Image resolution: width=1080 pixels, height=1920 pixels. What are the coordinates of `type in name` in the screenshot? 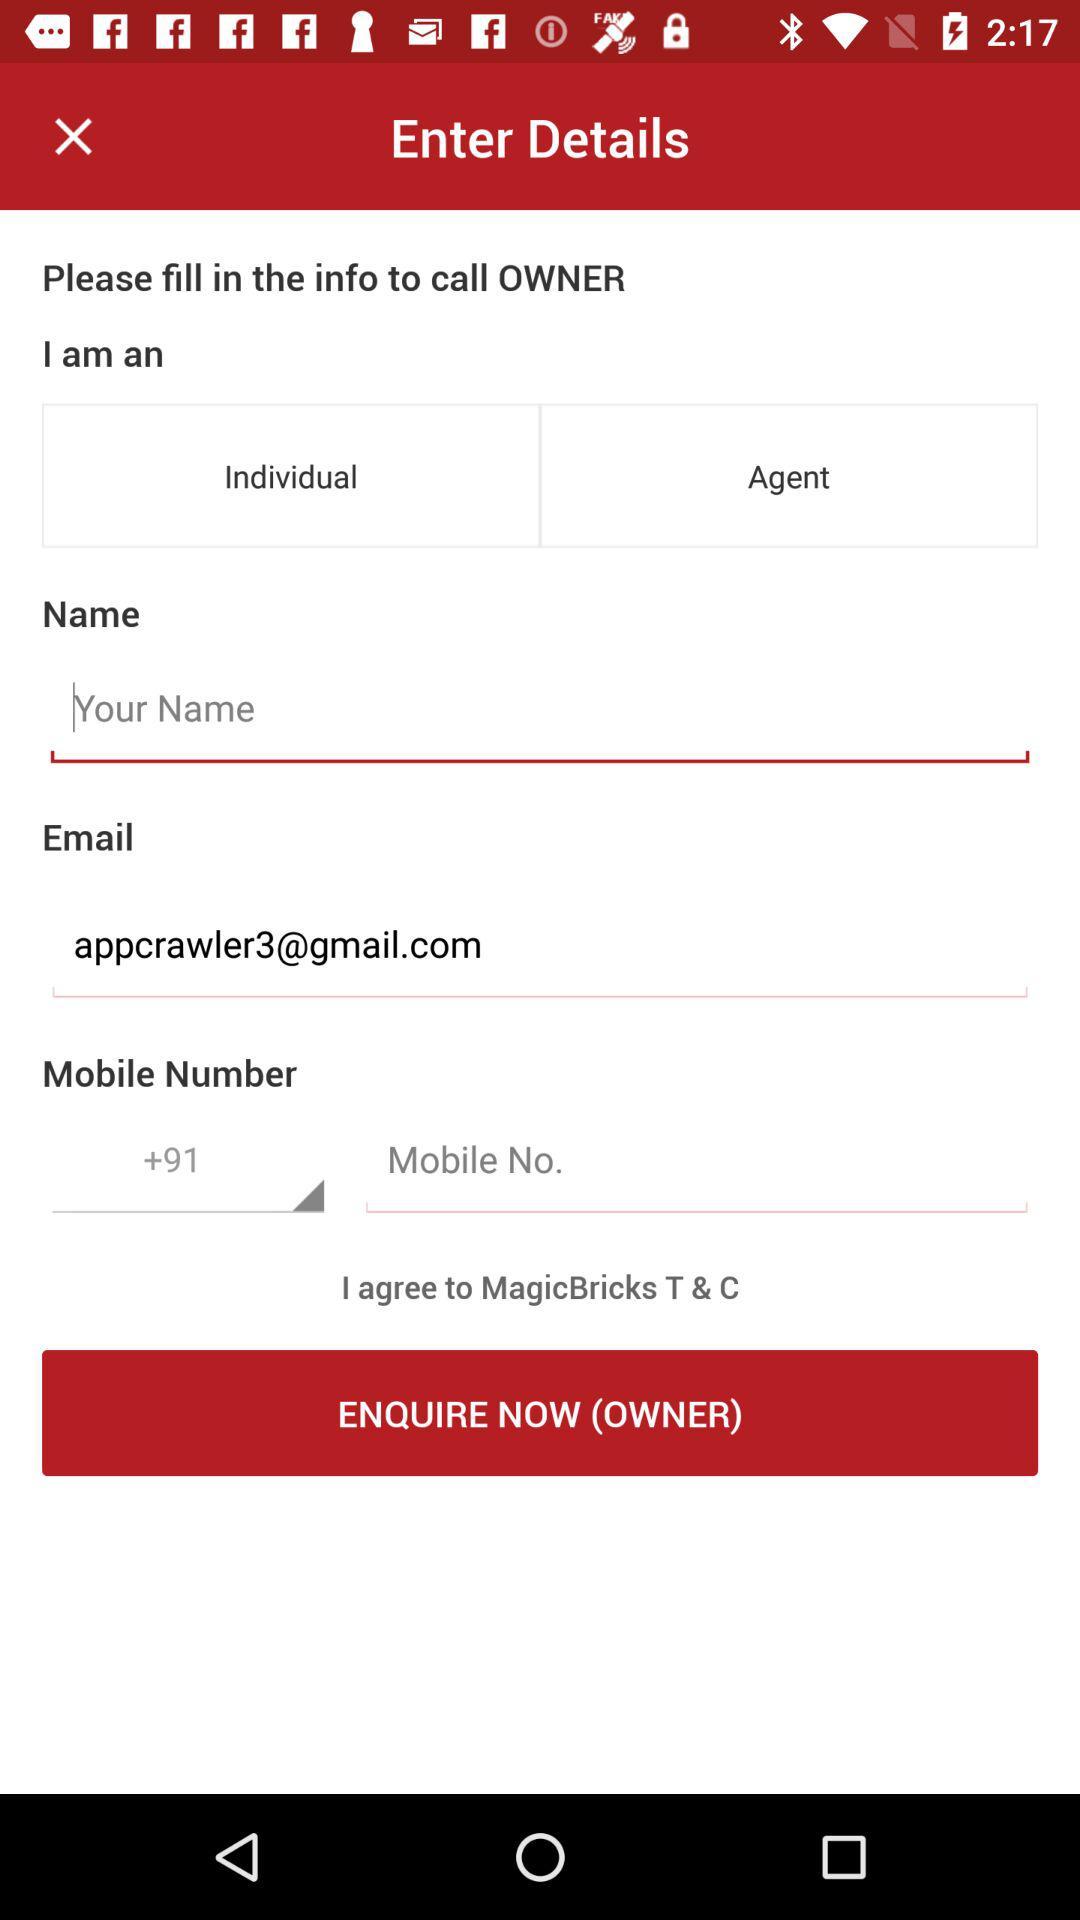 It's located at (540, 708).